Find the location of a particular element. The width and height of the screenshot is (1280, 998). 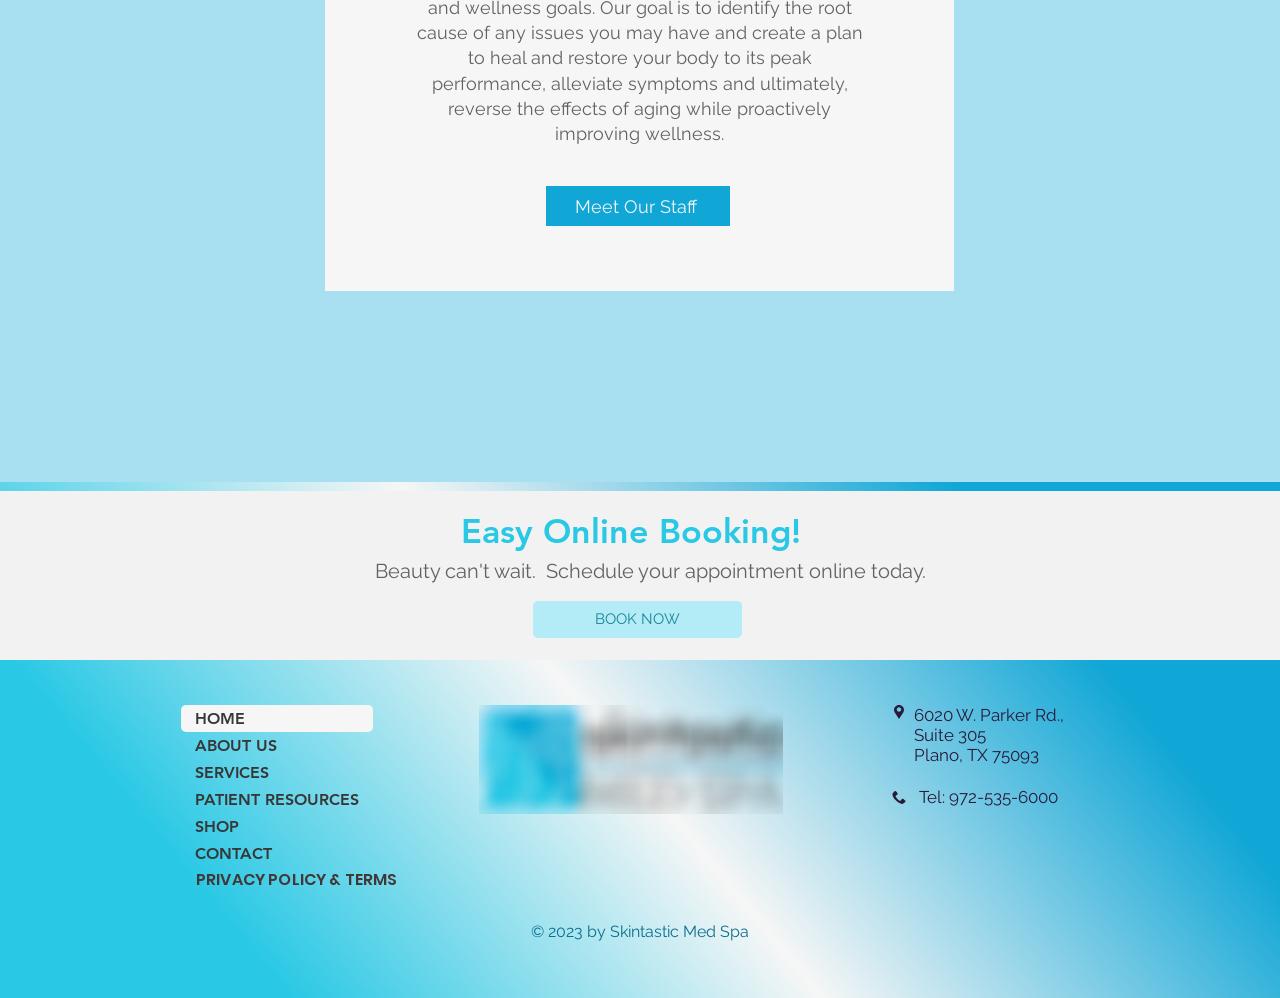

'Other Financing Options' is located at coordinates (474, 826).